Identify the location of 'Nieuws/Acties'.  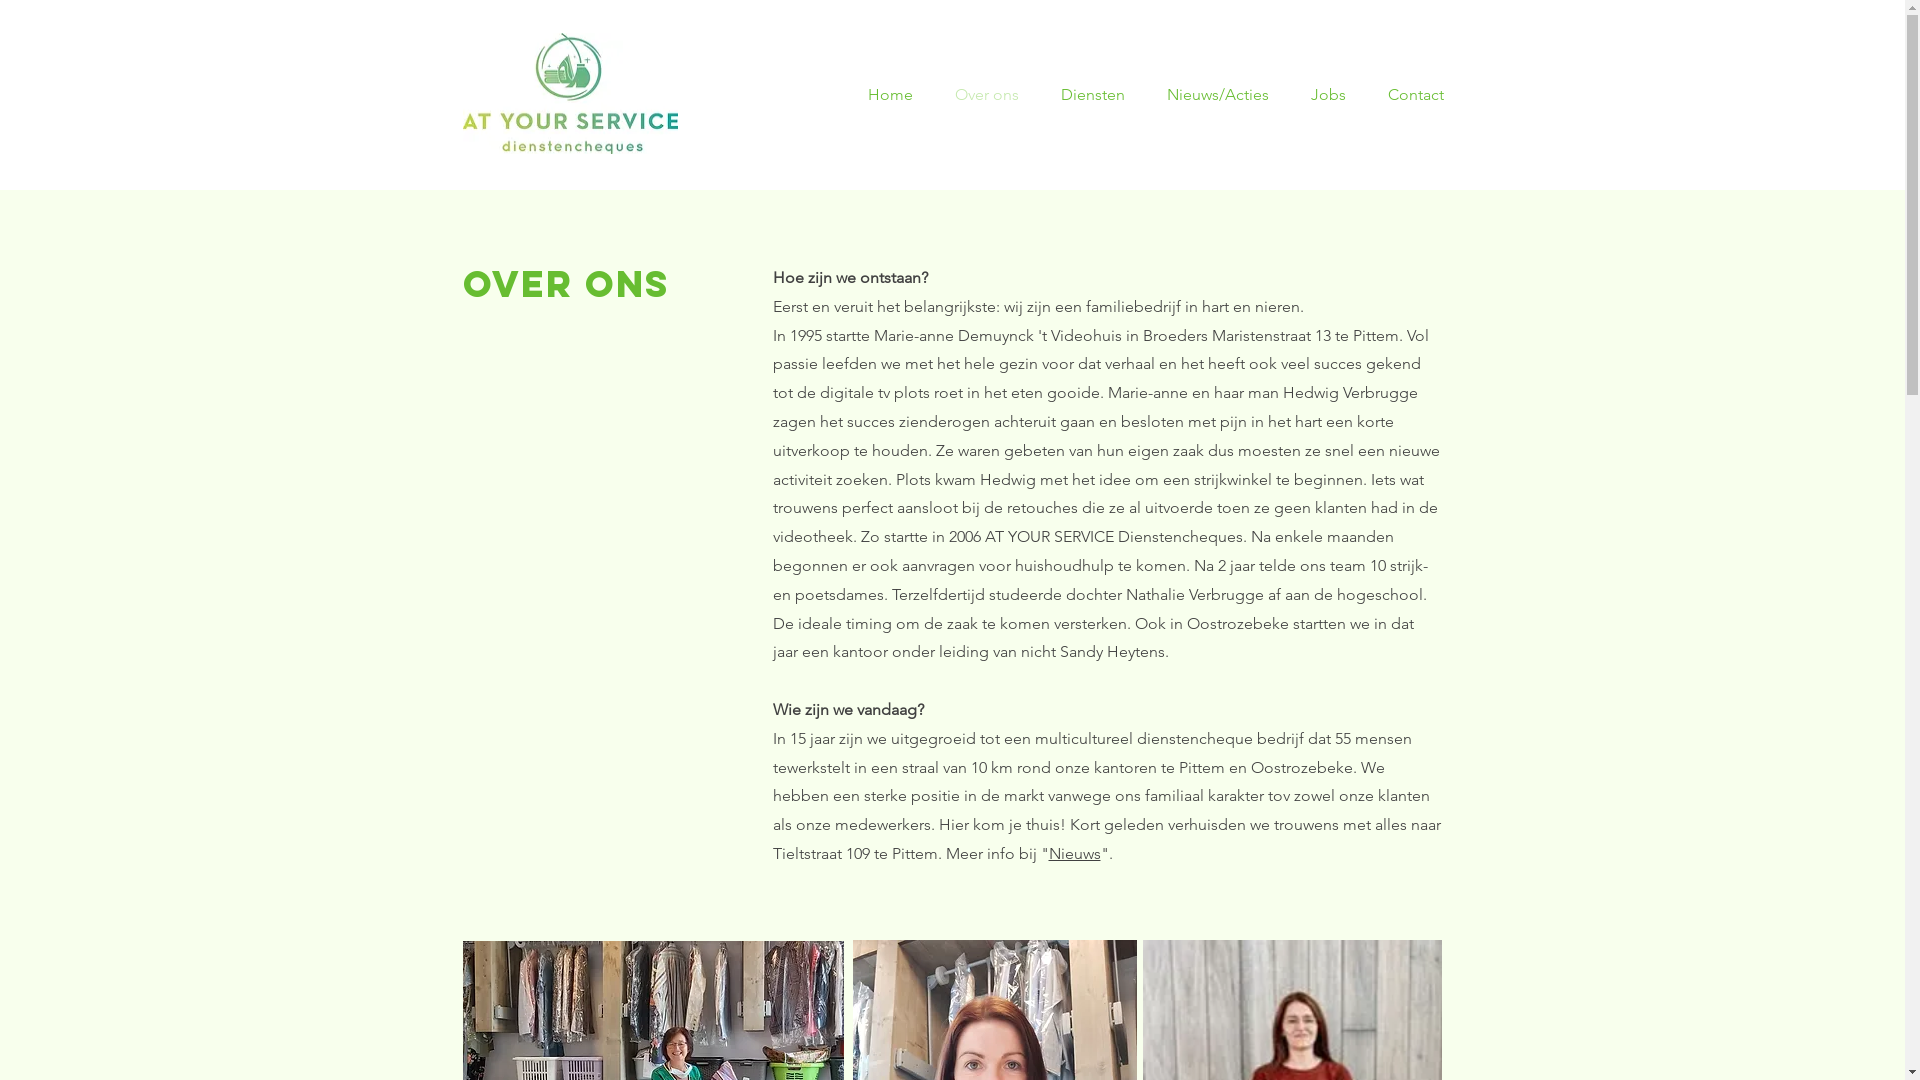
(1223, 95).